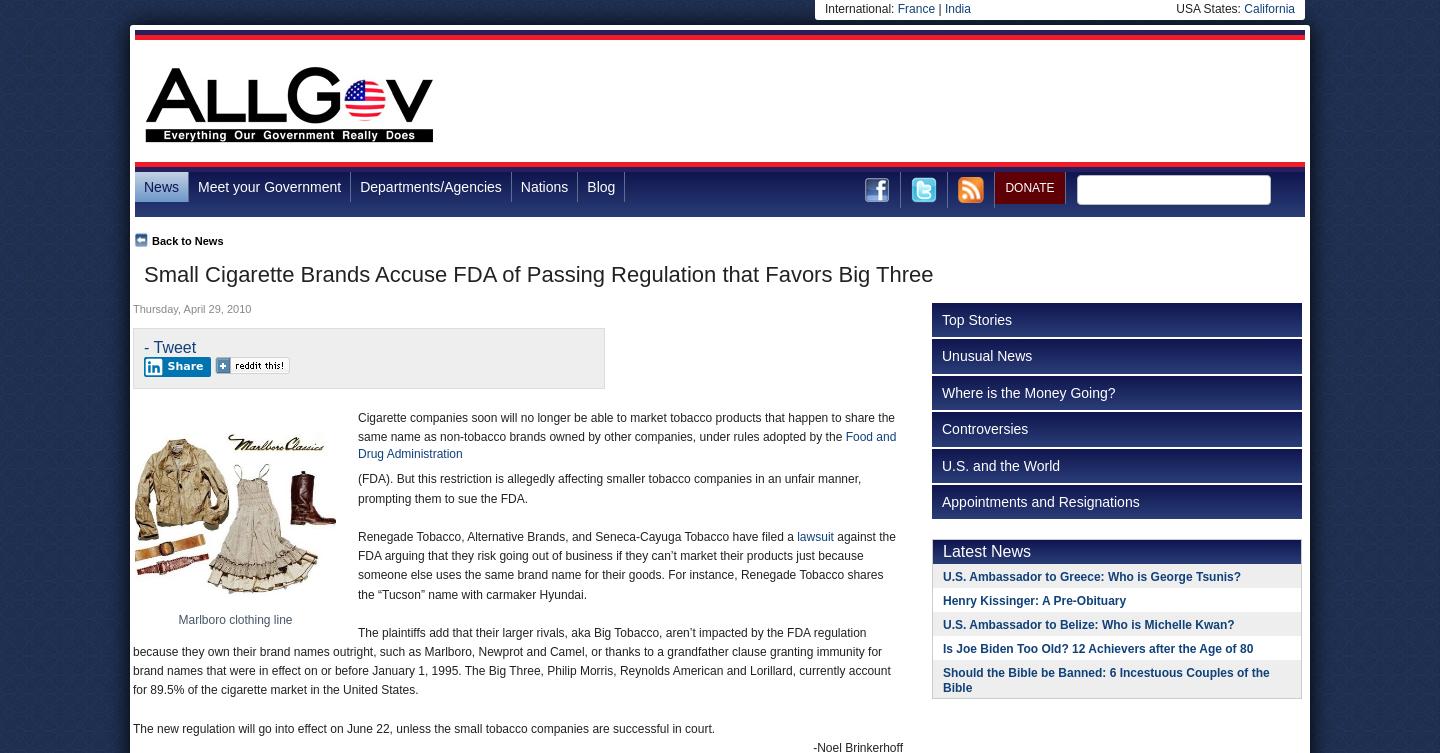 This screenshot has width=1440, height=753. I want to click on 'against the FDA arguing that they risk going out of business if they can’t market their products just because someone else uses the same brand name for their goods. For instance, Renegade Tobacco shares the “Tucson” name with carmaker Hyundai.', so click(357, 564).